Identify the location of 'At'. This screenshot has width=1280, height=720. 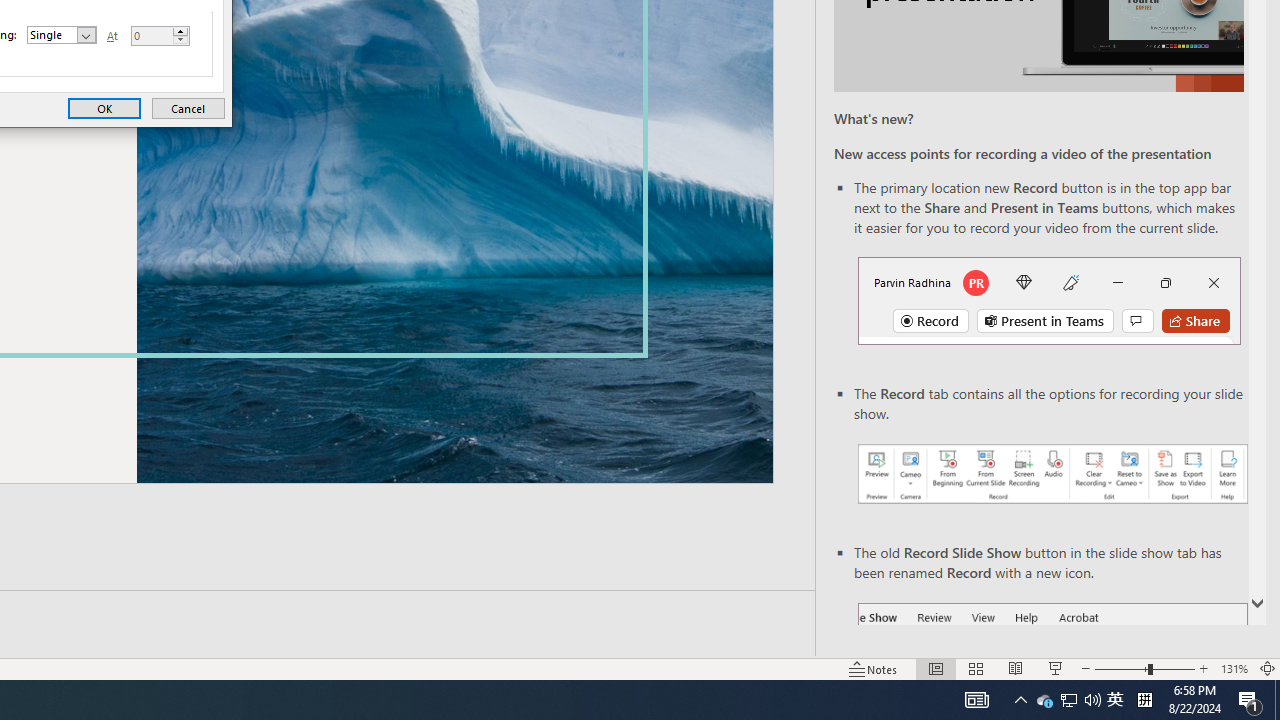
(160, 36).